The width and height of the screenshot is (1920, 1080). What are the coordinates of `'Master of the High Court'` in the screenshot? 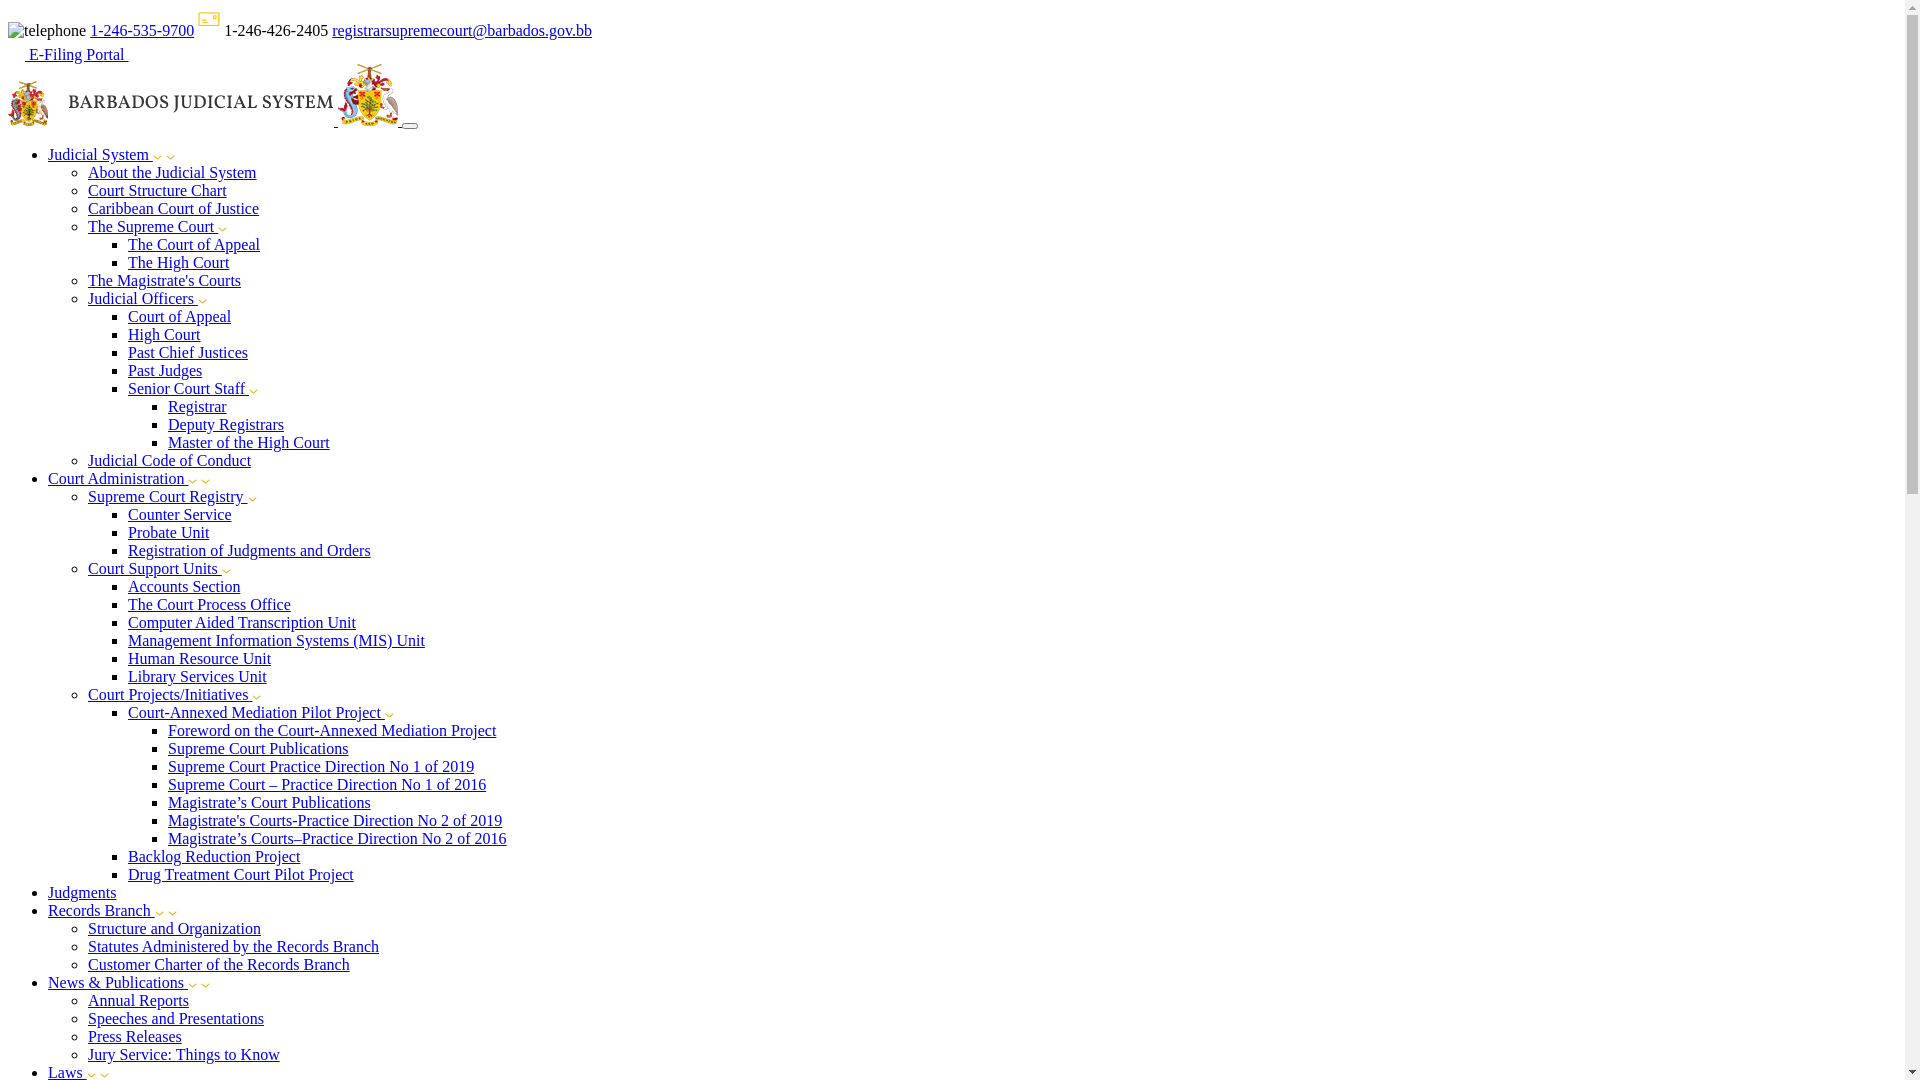 It's located at (248, 441).